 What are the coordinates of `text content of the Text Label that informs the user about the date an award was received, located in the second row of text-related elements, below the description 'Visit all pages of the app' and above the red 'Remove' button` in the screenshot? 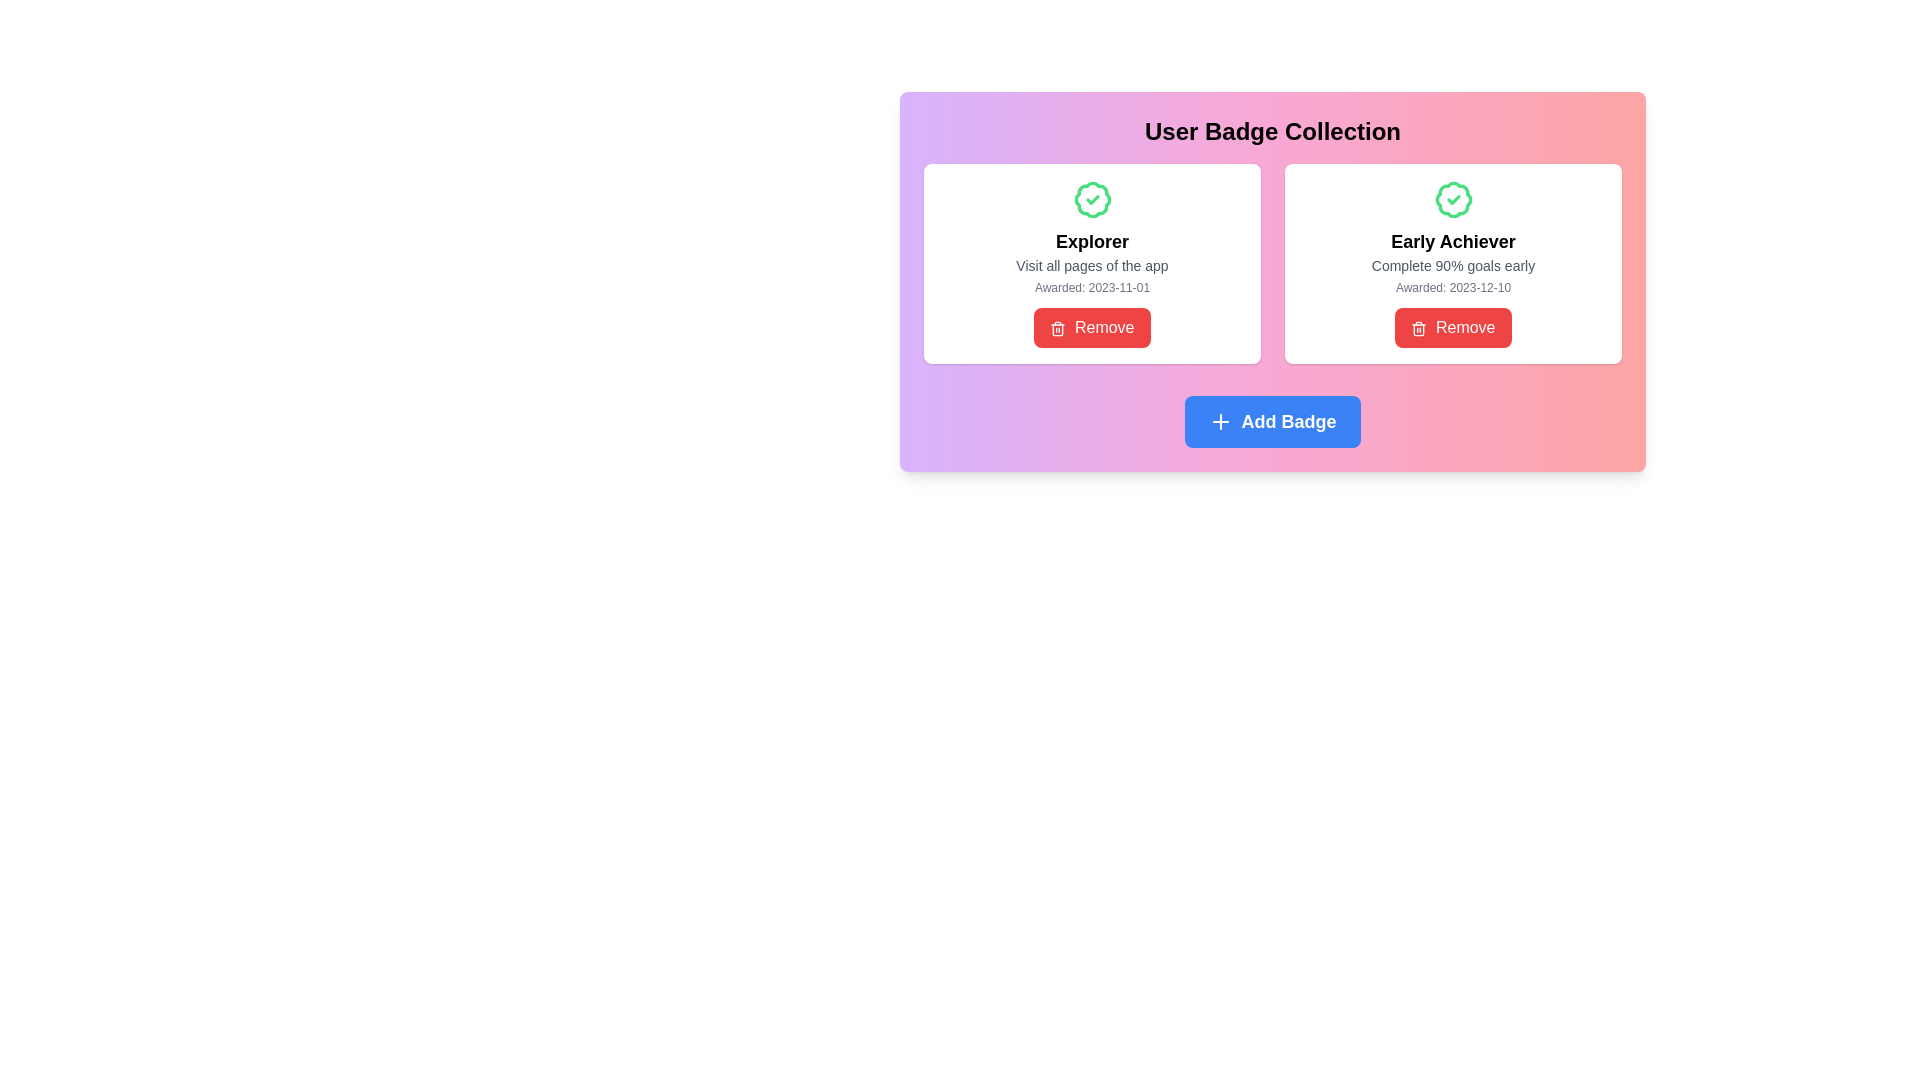 It's located at (1091, 288).